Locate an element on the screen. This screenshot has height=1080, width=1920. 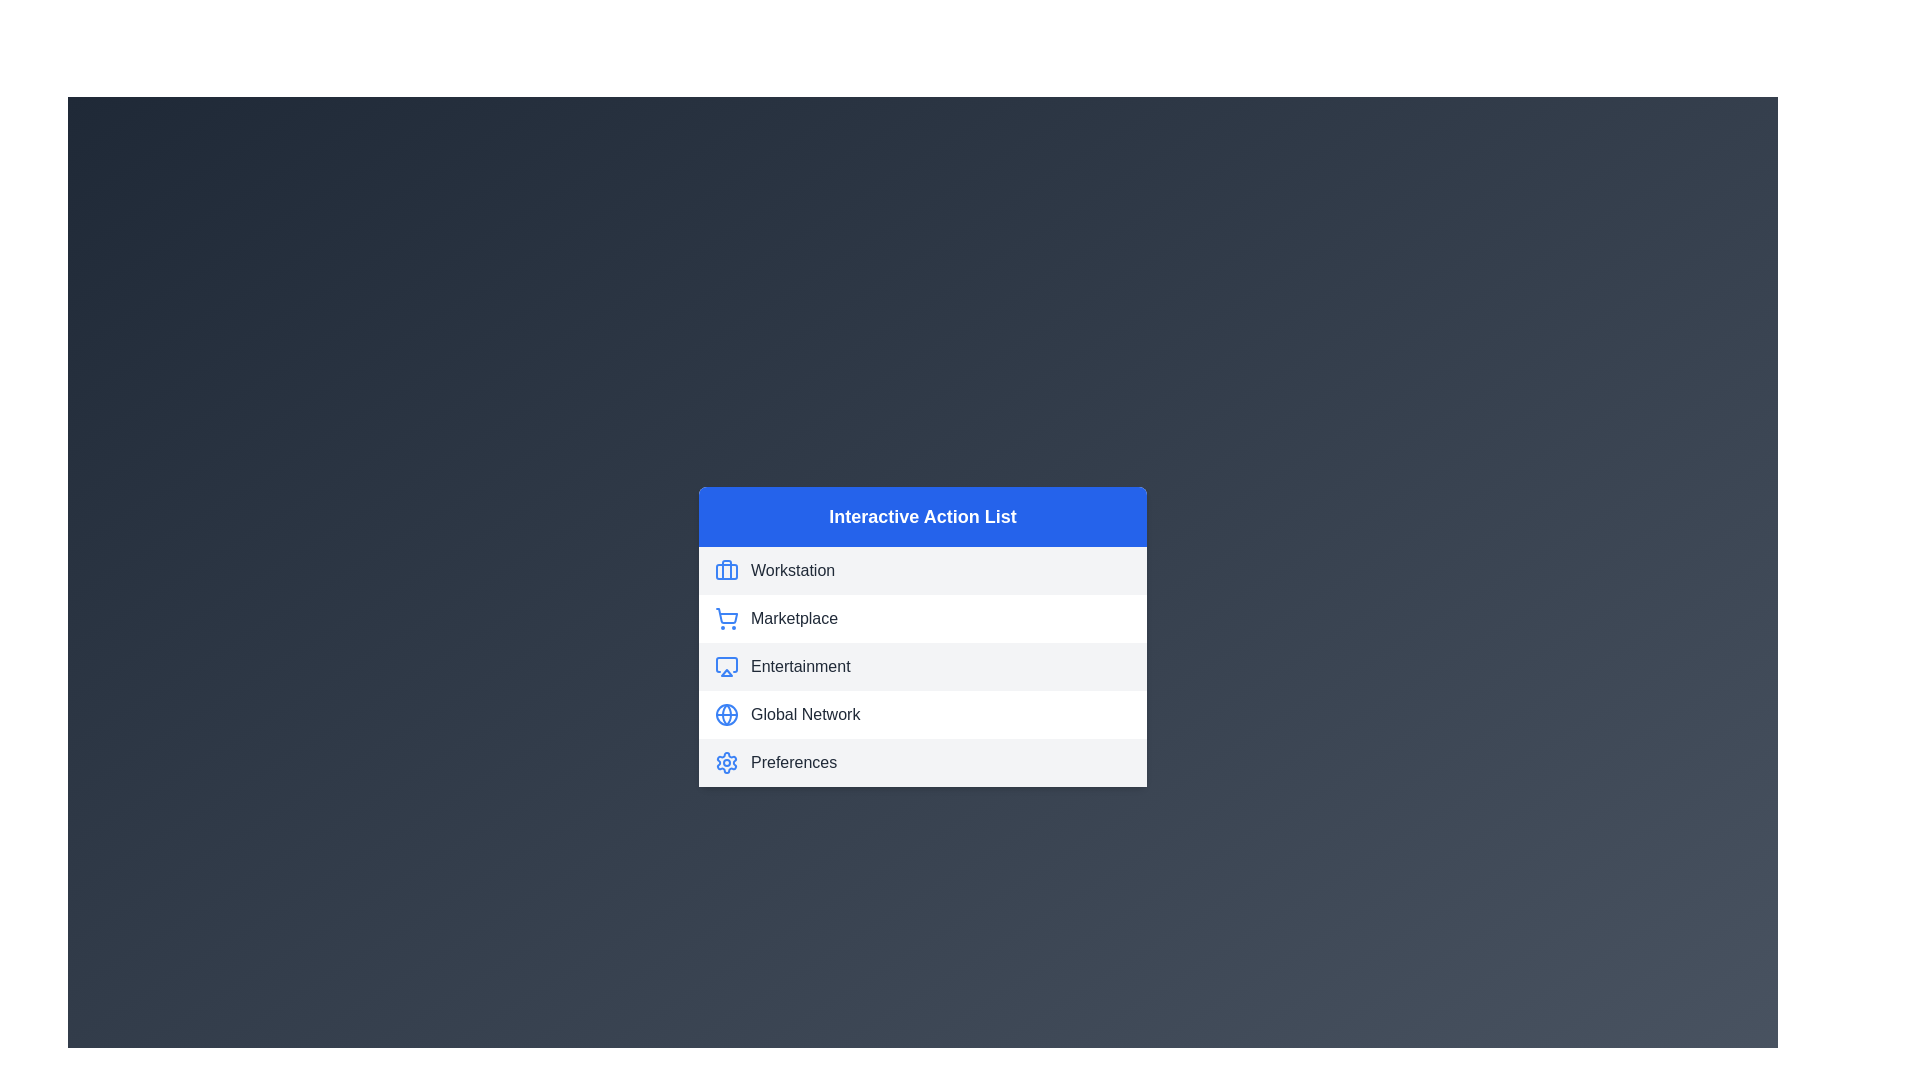
the settings icon located to the left of the 'Preferences' text label in the bottom row of the interactive list is located at coordinates (725, 763).